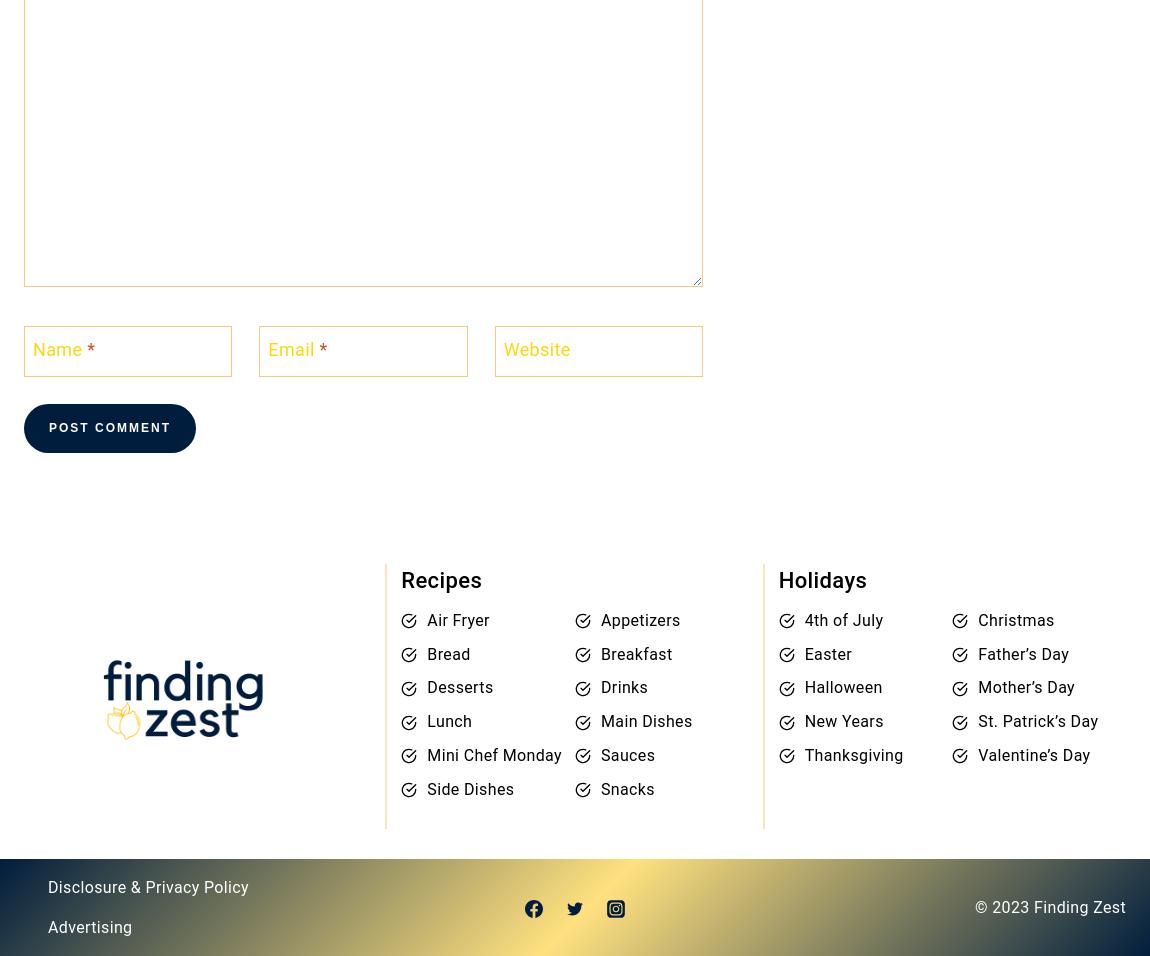 The image size is (1150, 956). Describe the element at coordinates (598, 720) in the screenshot. I see `'Main Dishes'` at that location.